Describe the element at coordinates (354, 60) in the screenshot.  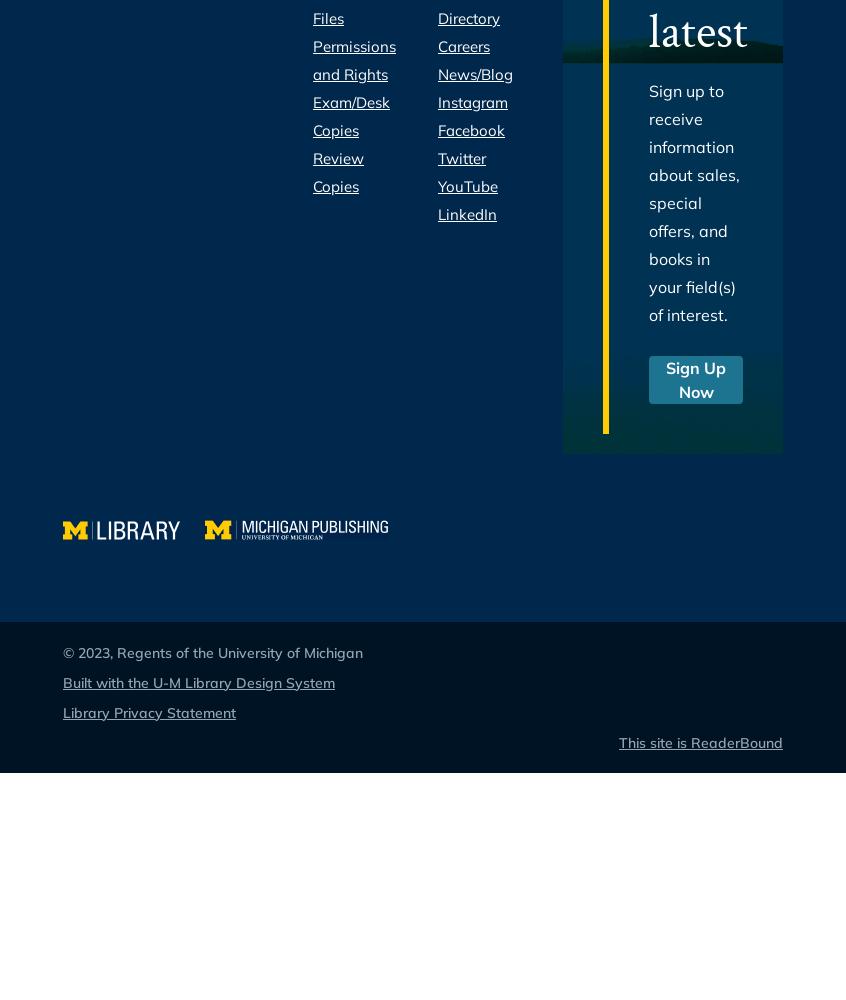
I see `'Permissions and Rights'` at that location.